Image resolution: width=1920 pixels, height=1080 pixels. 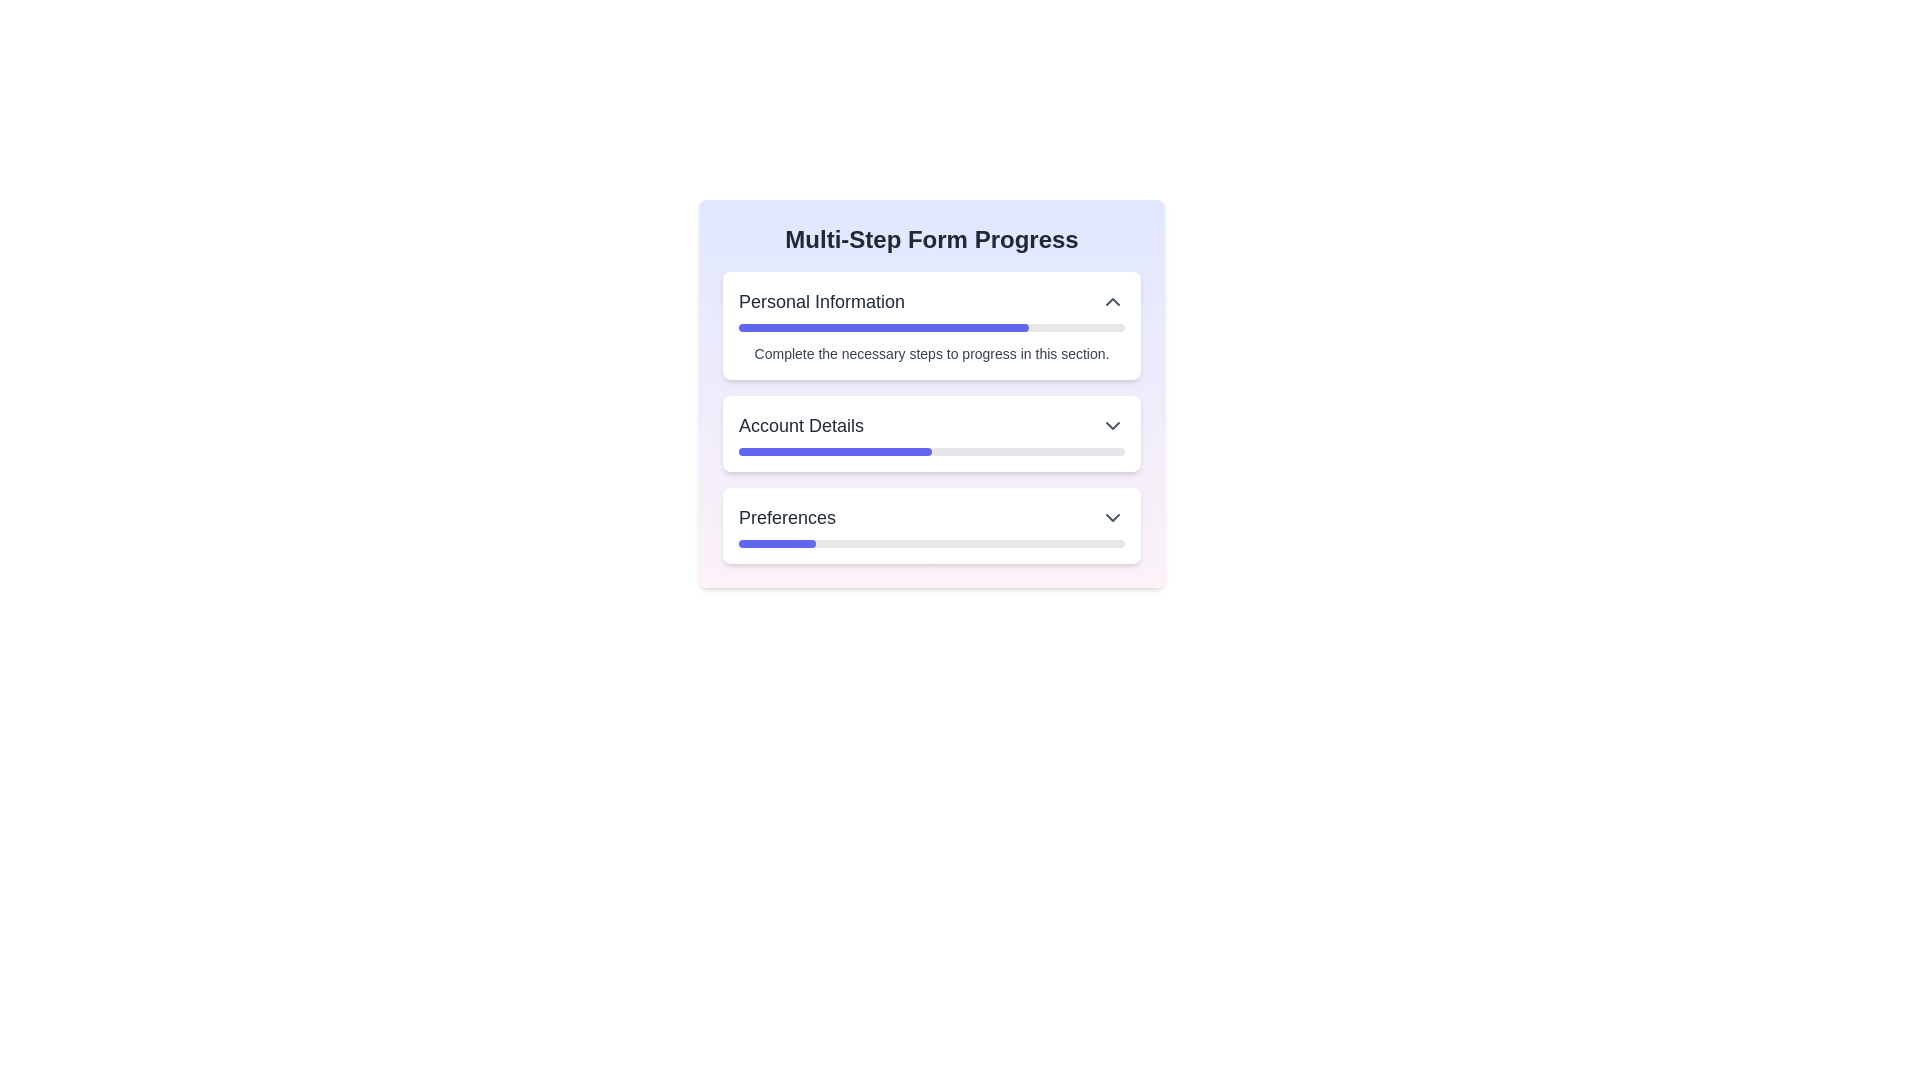 What do you see at coordinates (930, 353) in the screenshot?
I see `static text that displays 'Complete the necessary steps to progress in this section.' positioned below the progress bar in the 'Personal Information' section` at bounding box center [930, 353].